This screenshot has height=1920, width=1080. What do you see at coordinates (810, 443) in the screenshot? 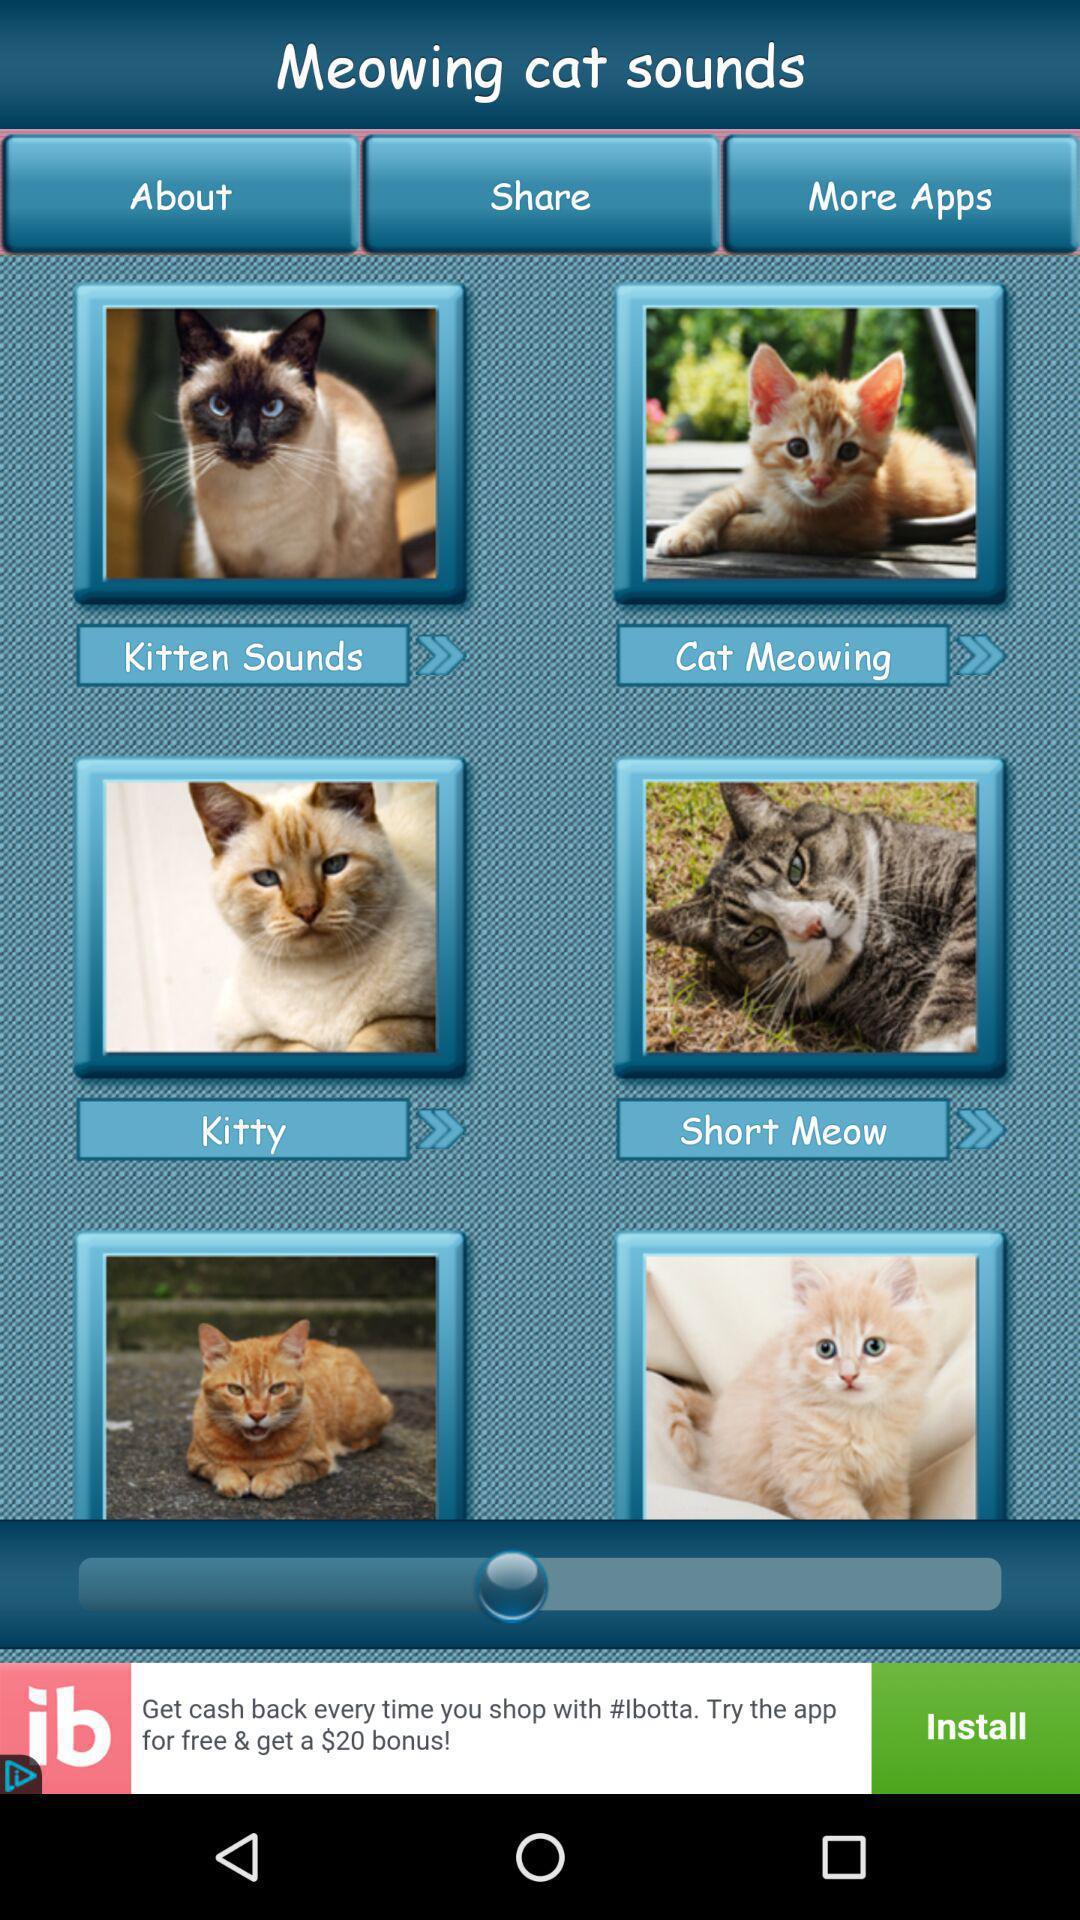
I see `choose meowing cat sounds` at bounding box center [810, 443].